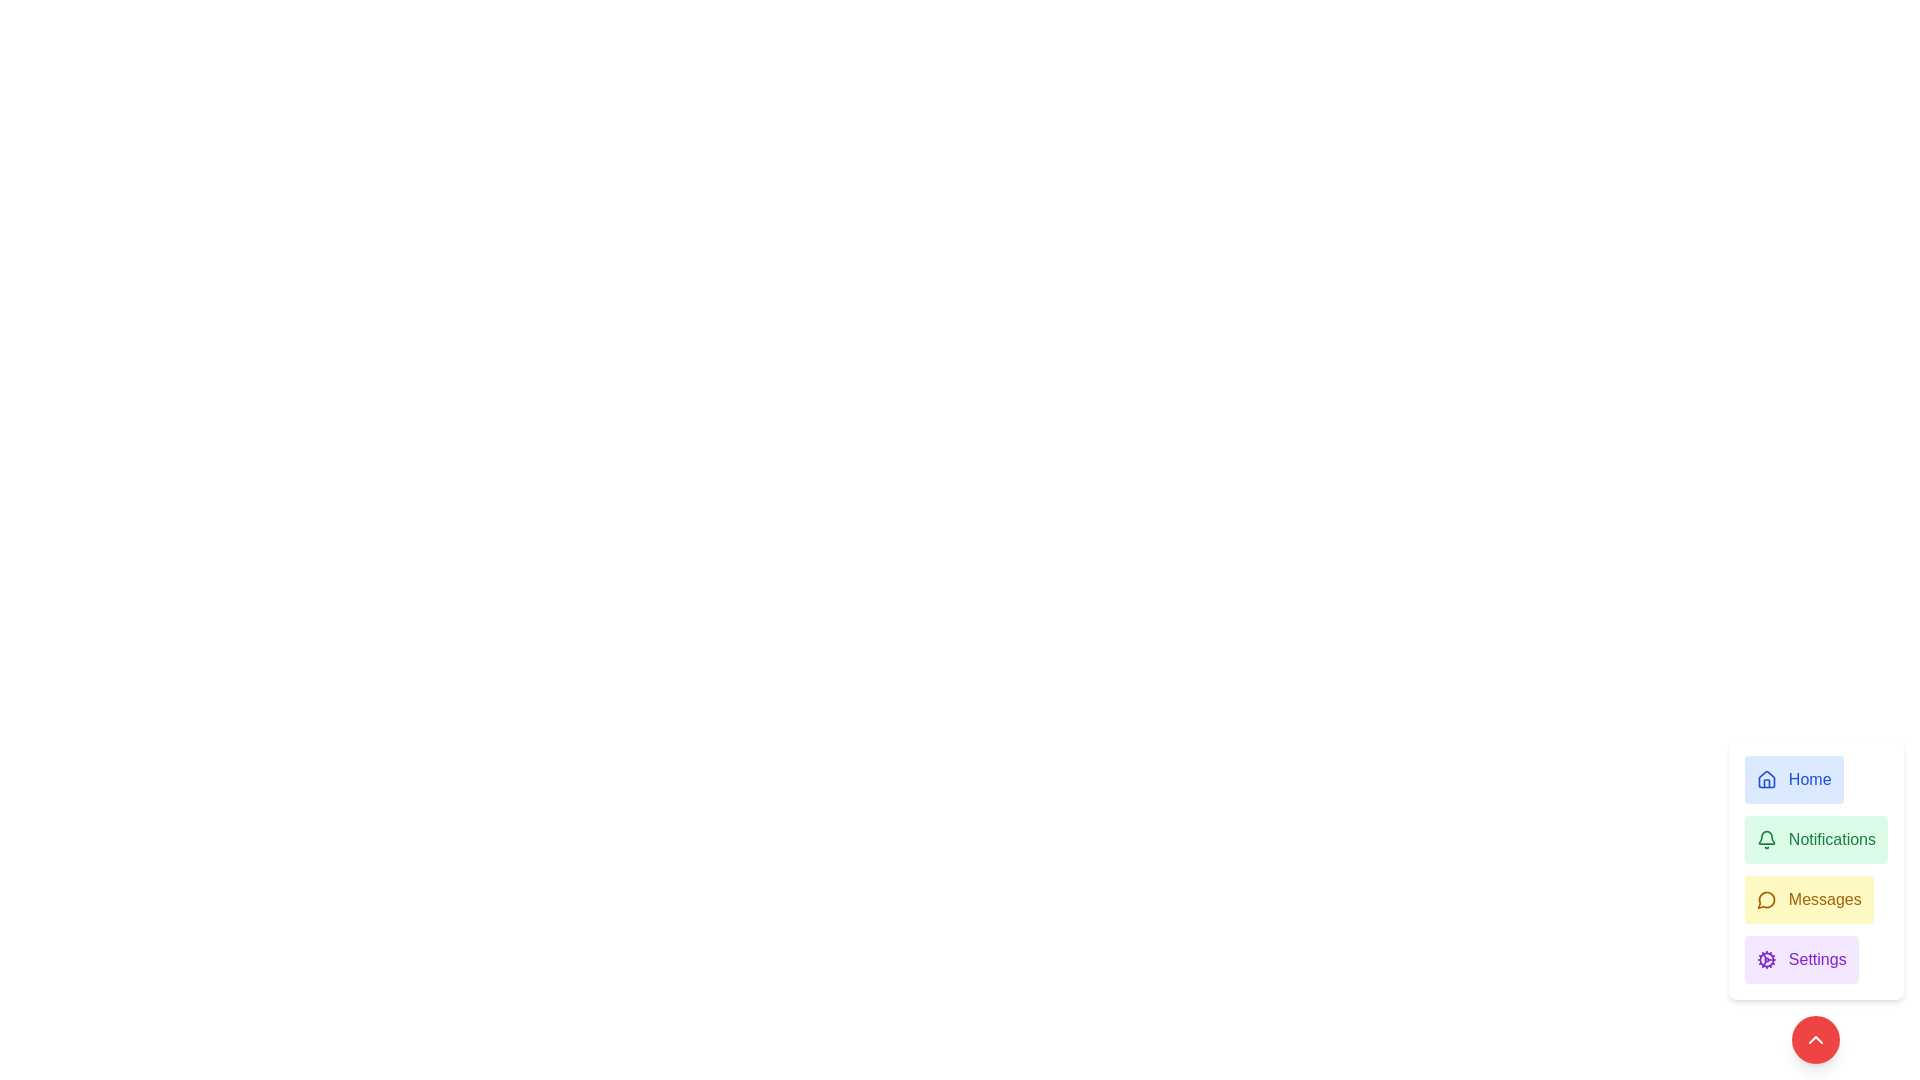  I want to click on the green notification button labeled 'Notifications' with a bell icon, so click(1816, 840).